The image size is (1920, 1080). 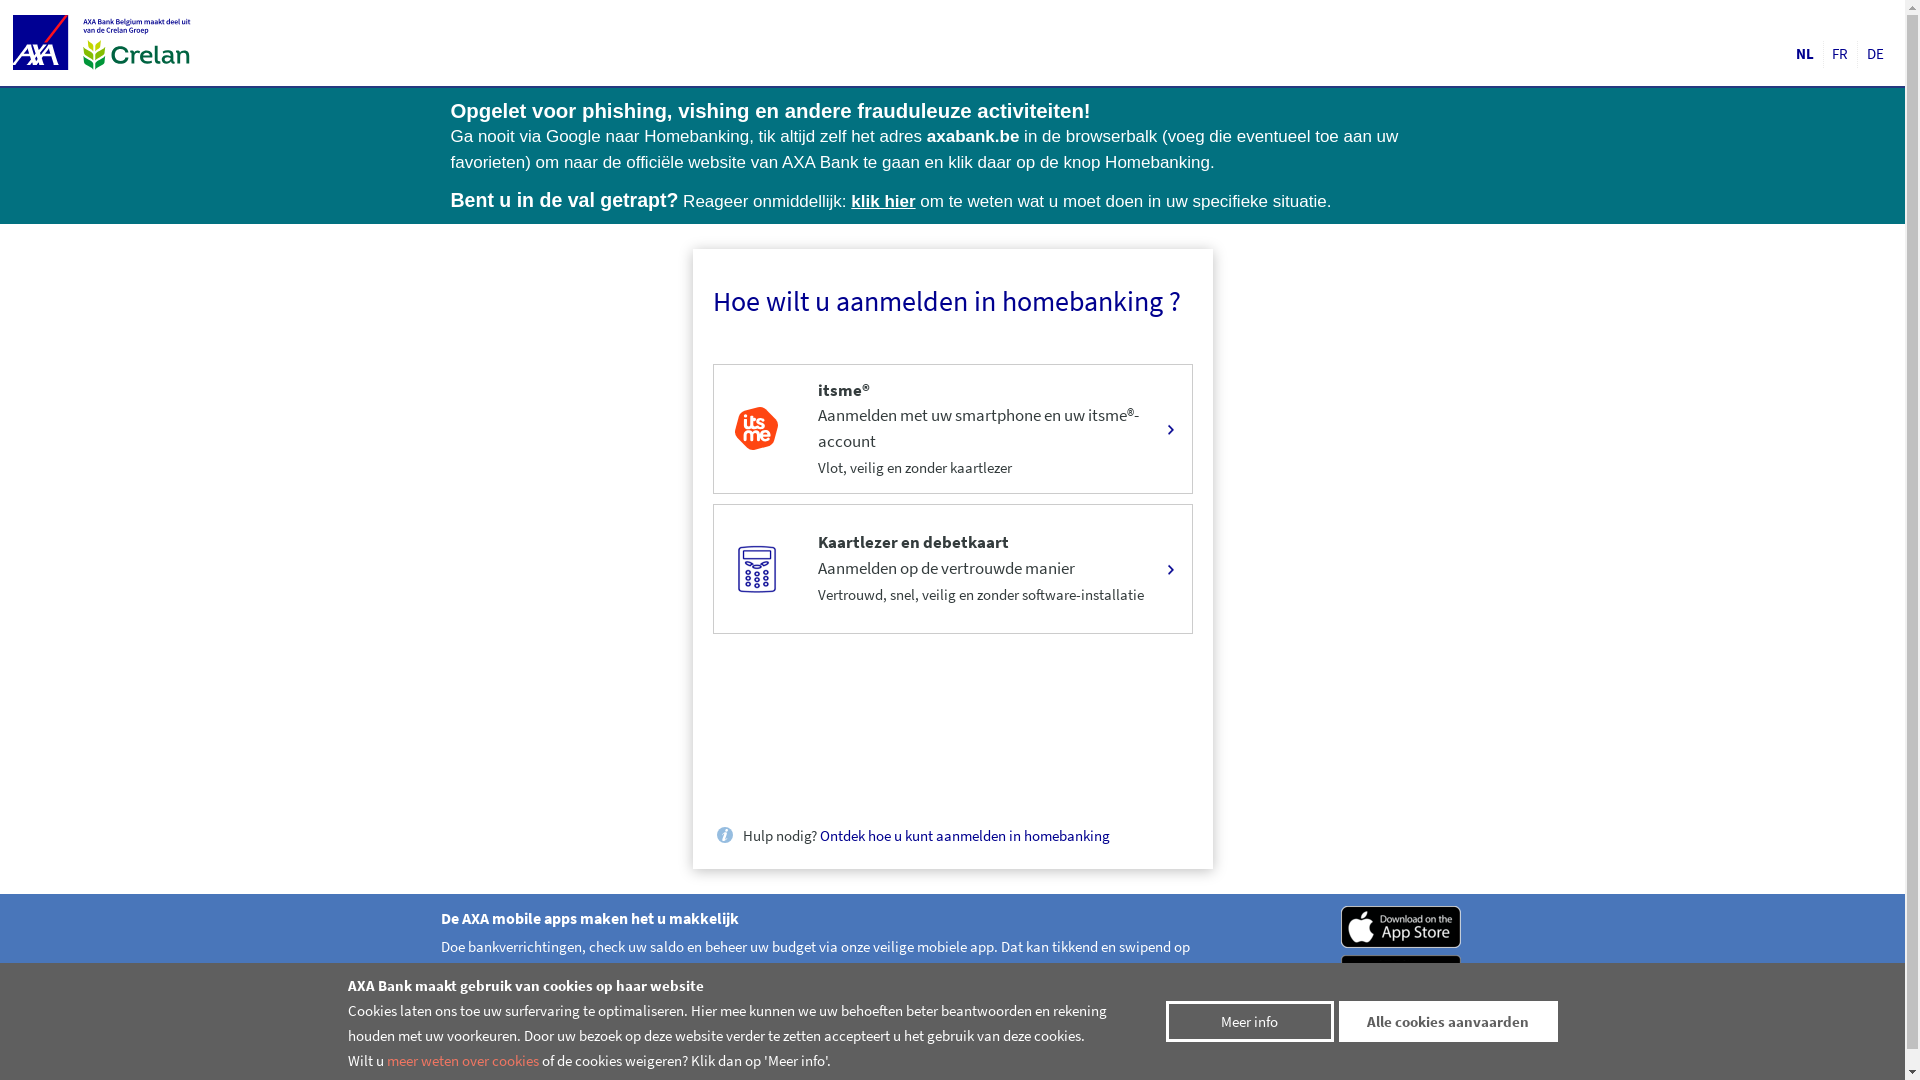 I want to click on 'Meer info', so click(x=1248, y=1021).